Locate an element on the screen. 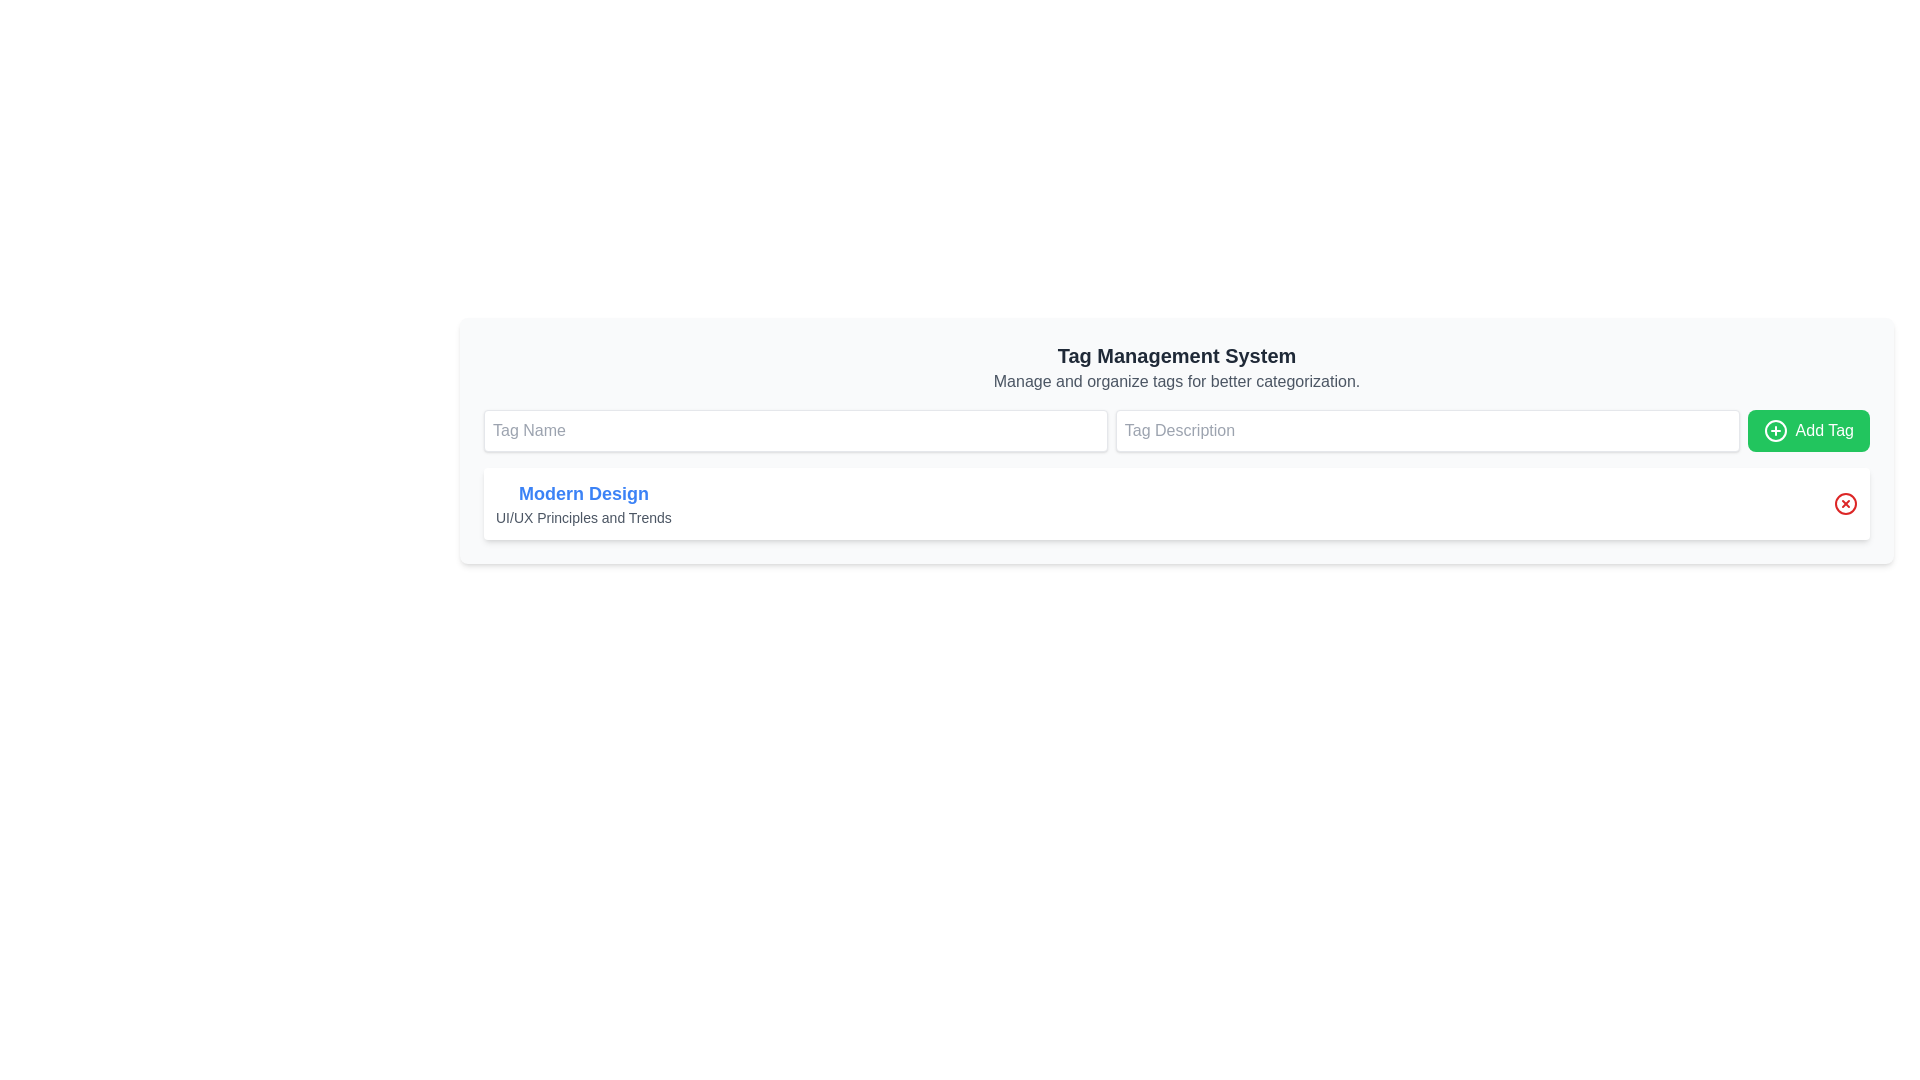  the text input field with placeholder 'Tag Description' in the Tag Management System is located at coordinates (1176, 430).